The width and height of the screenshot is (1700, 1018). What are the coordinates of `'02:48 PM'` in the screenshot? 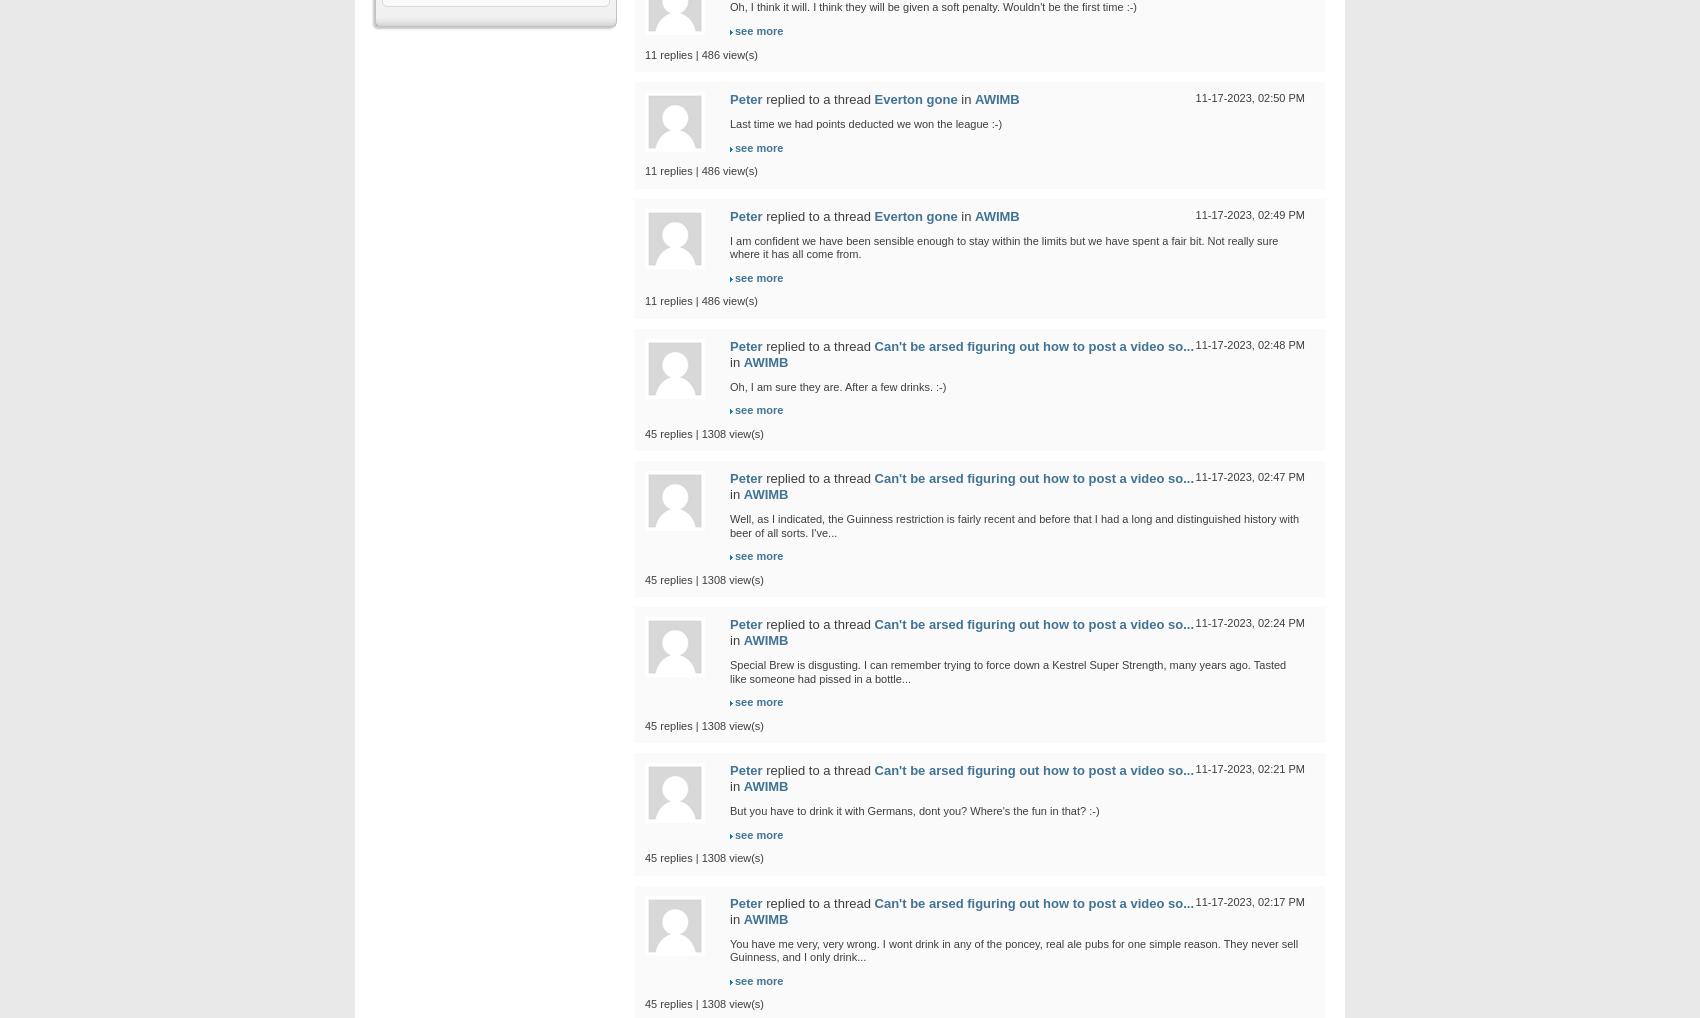 It's located at (1280, 342).